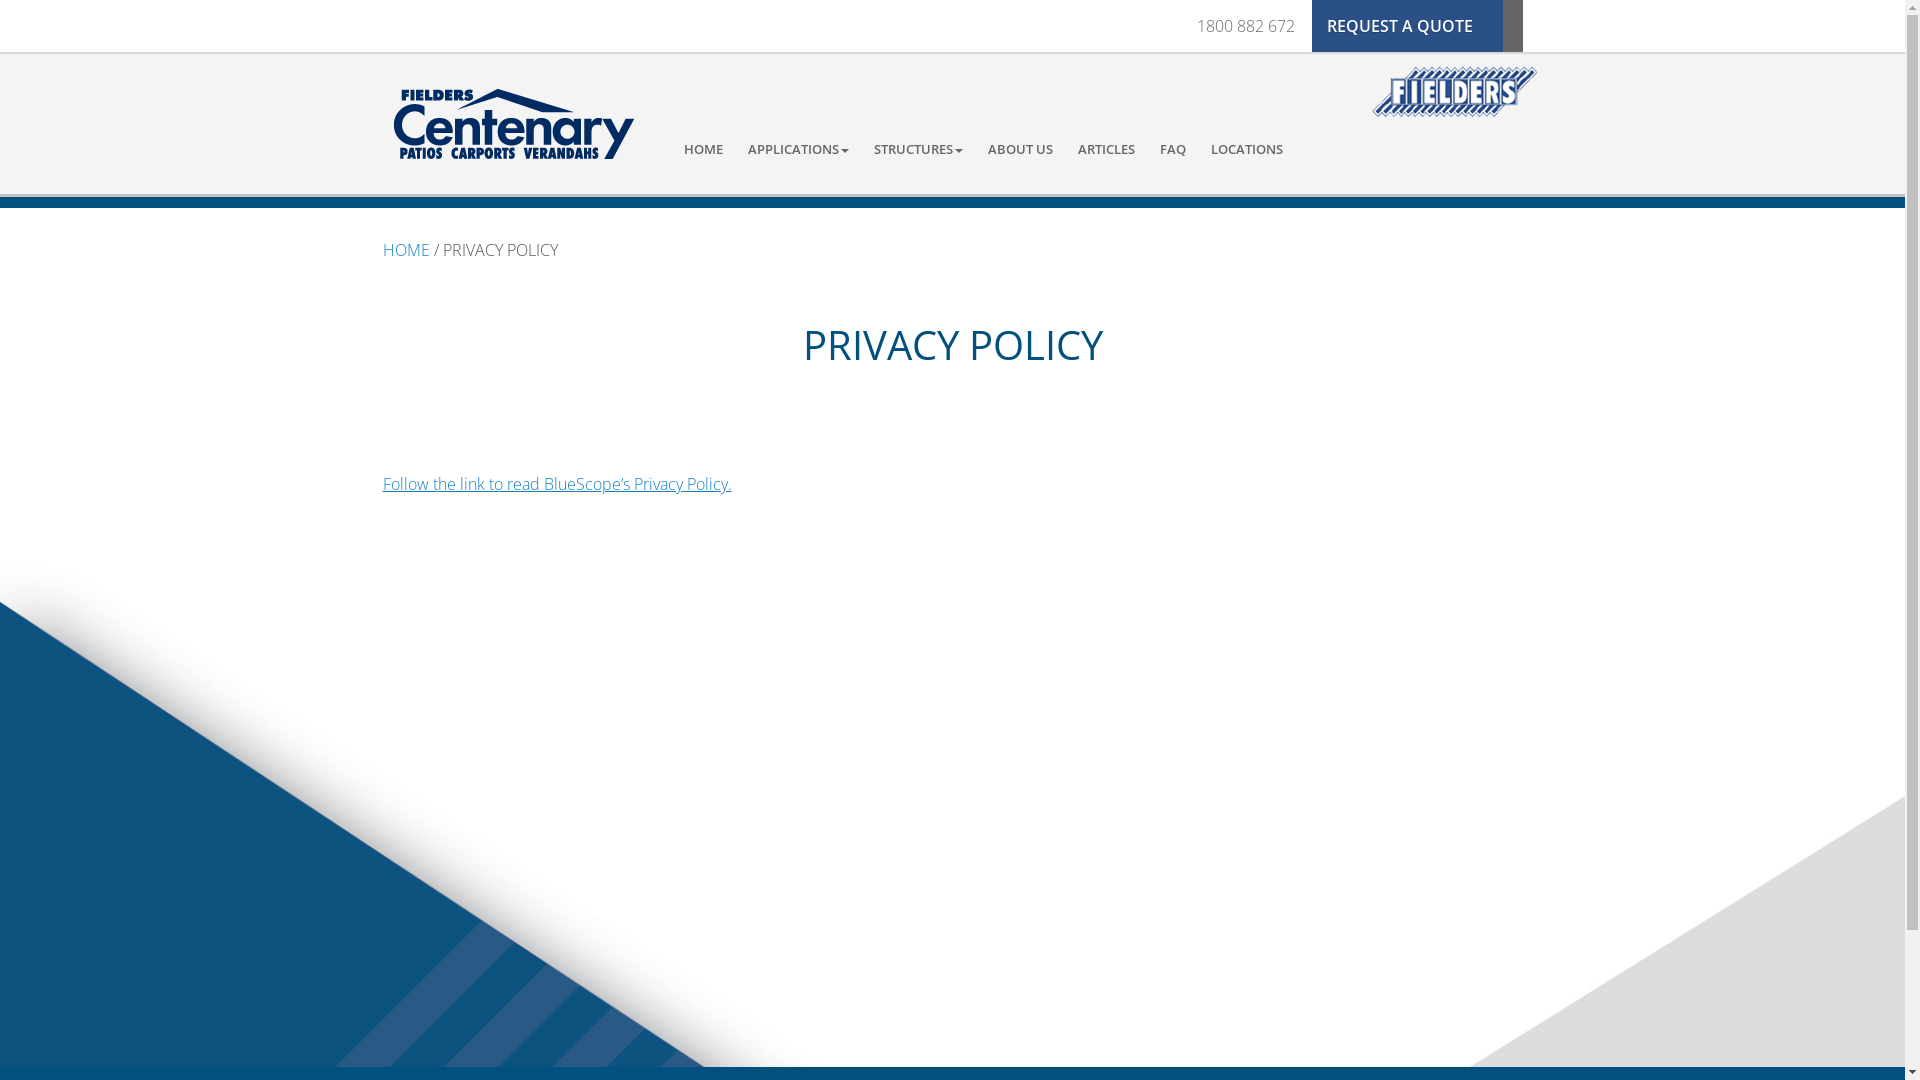 Image resolution: width=1920 pixels, height=1080 pixels. I want to click on 'ARTICLES', so click(1105, 148).